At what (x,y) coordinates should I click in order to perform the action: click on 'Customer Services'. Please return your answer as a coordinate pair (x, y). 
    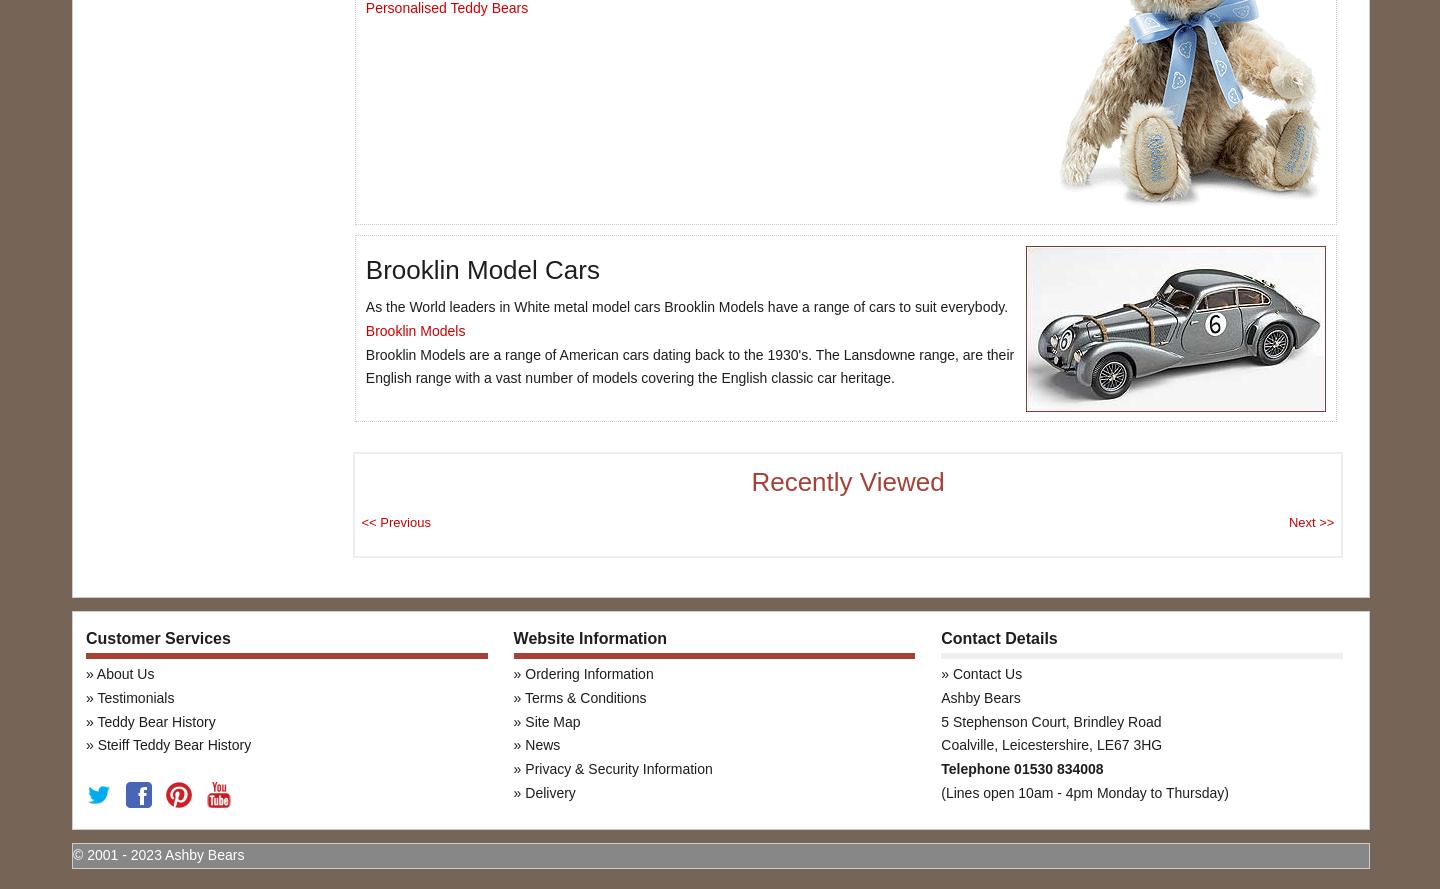
    Looking at the image, I should click on (156, 638).